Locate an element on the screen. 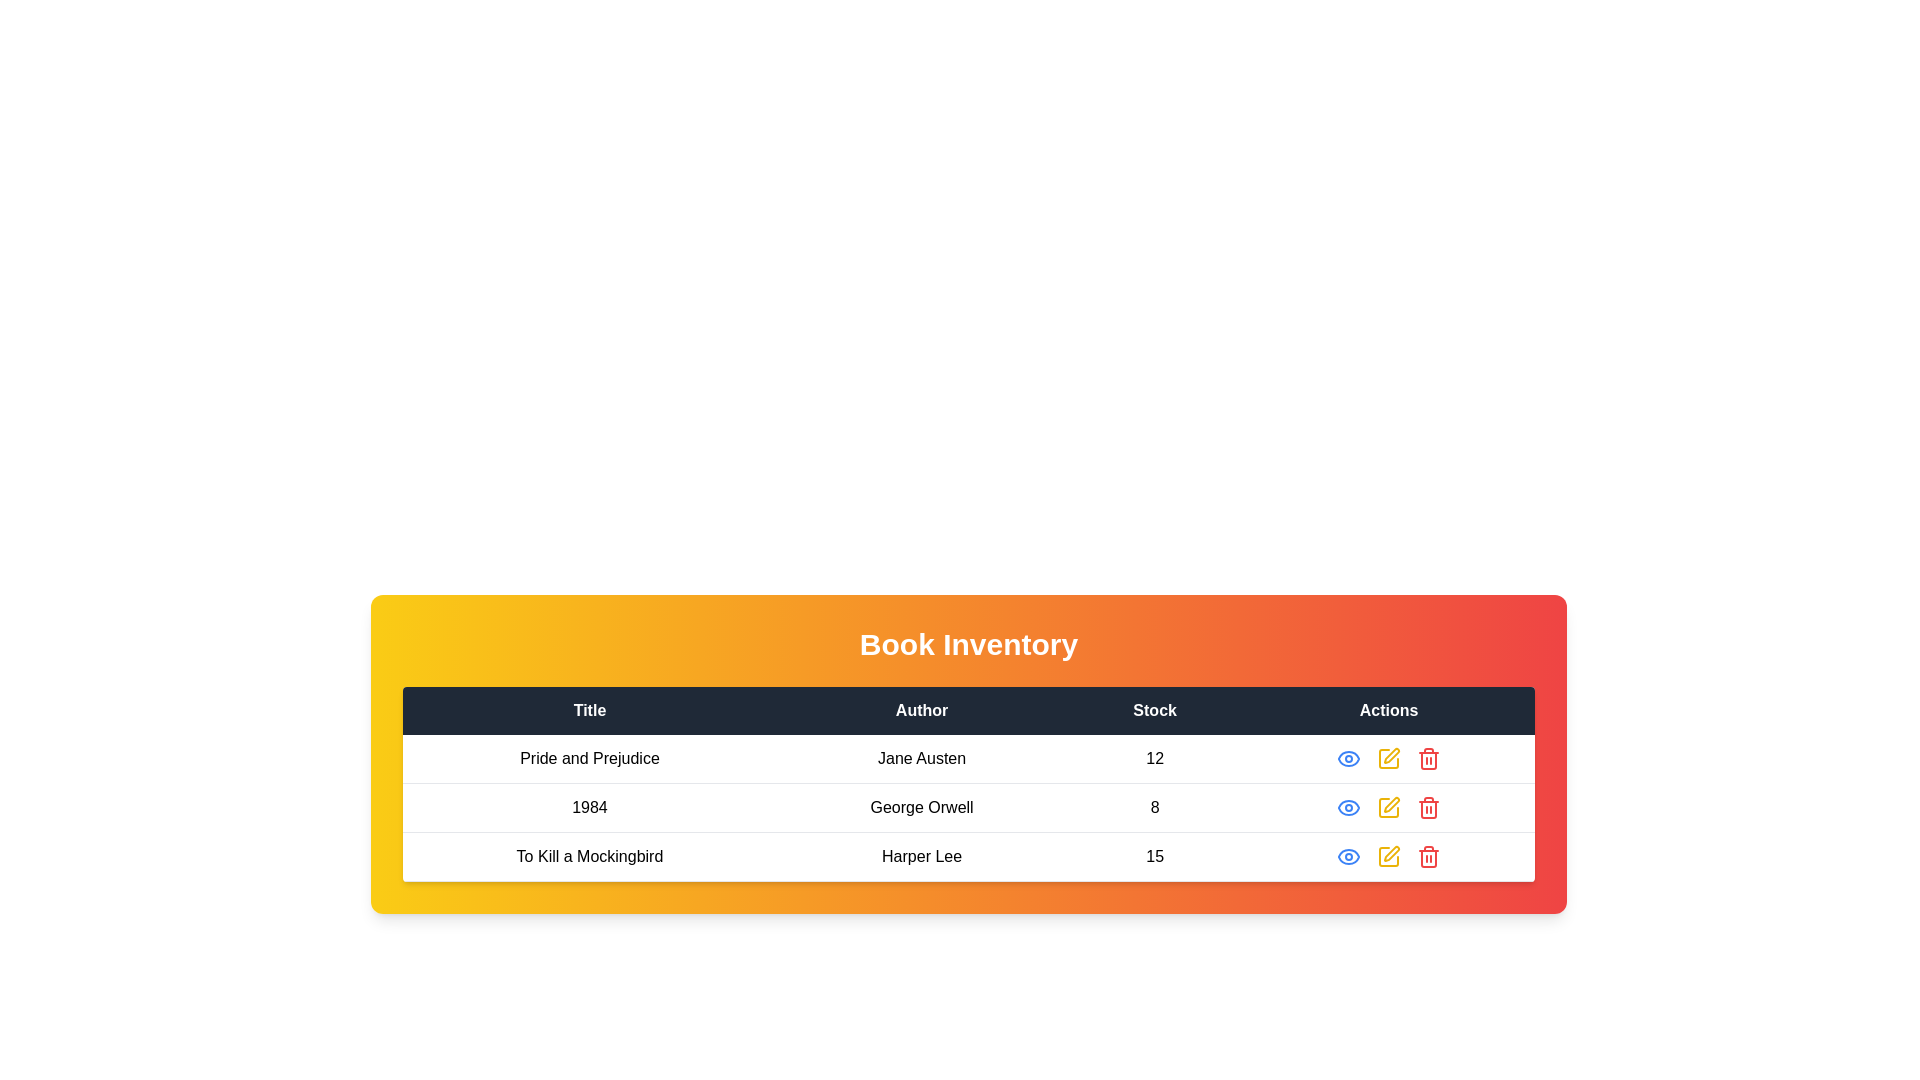 The height and width of the screenshot is (1080, 1920). the delete action button, which is represented by a trash can icon, located as the third icon in the row of action buttons for the first entry in the table is located at coordinates (1428, 759).